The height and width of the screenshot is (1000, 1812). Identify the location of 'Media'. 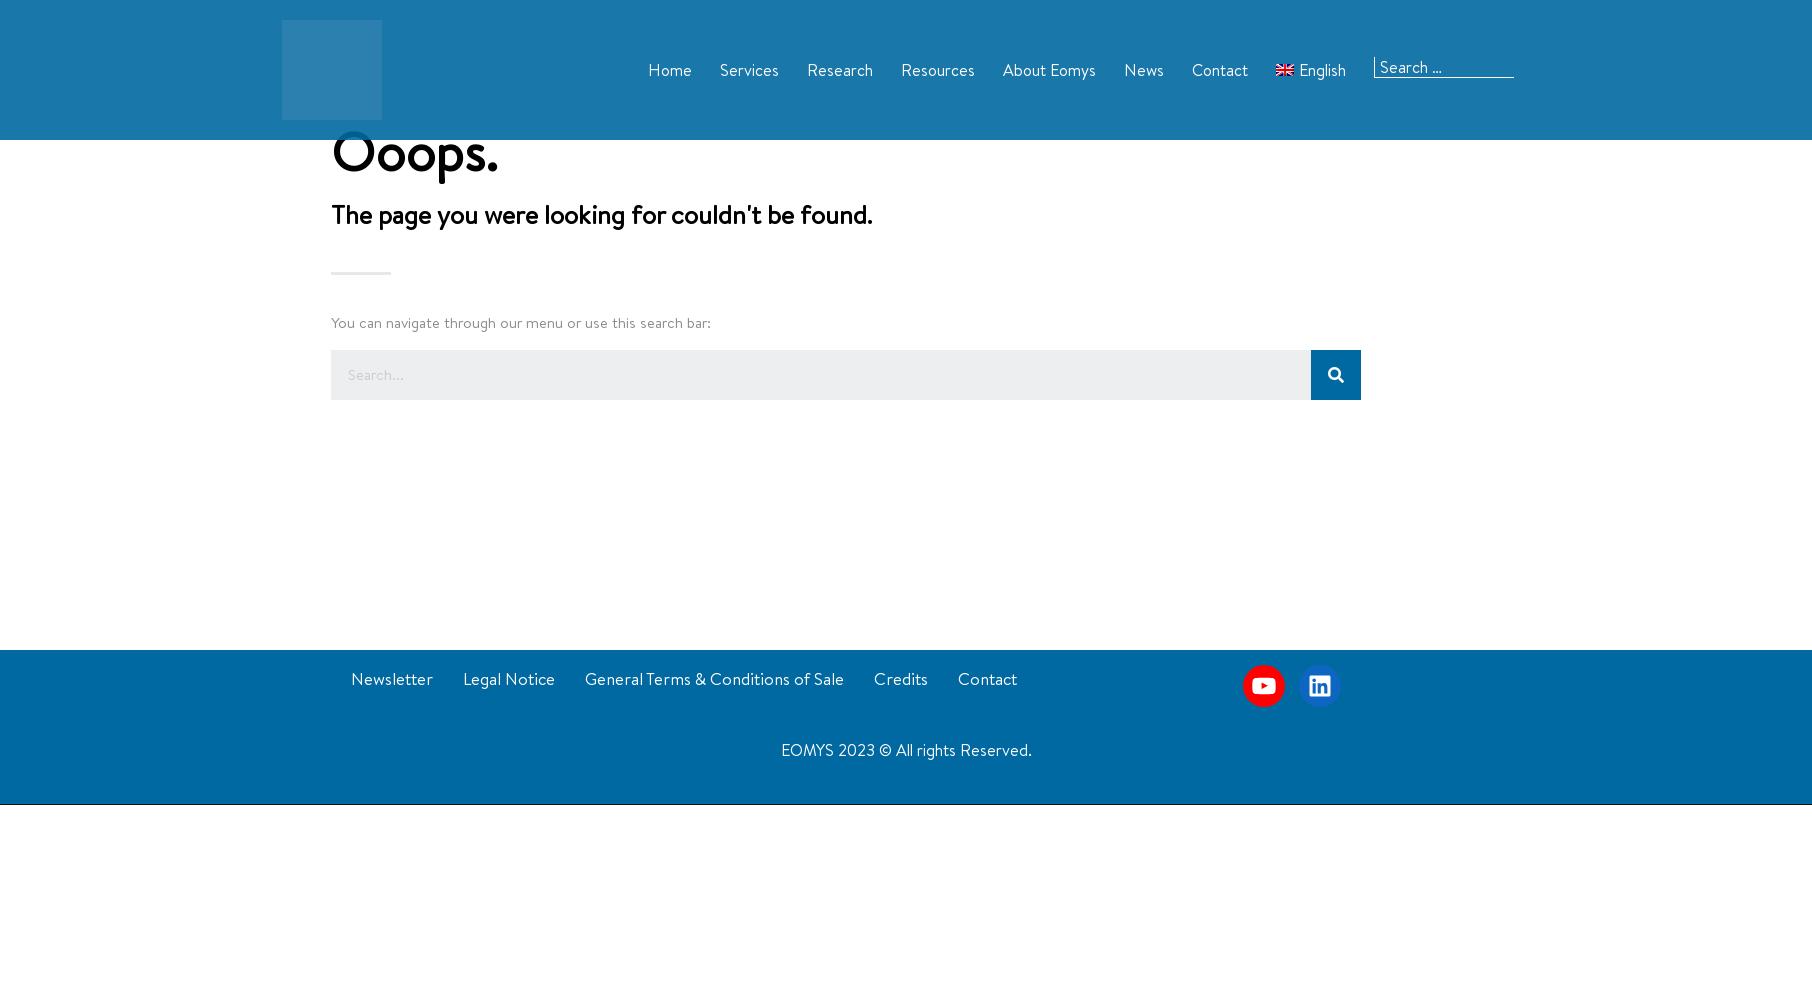
(917, 188).